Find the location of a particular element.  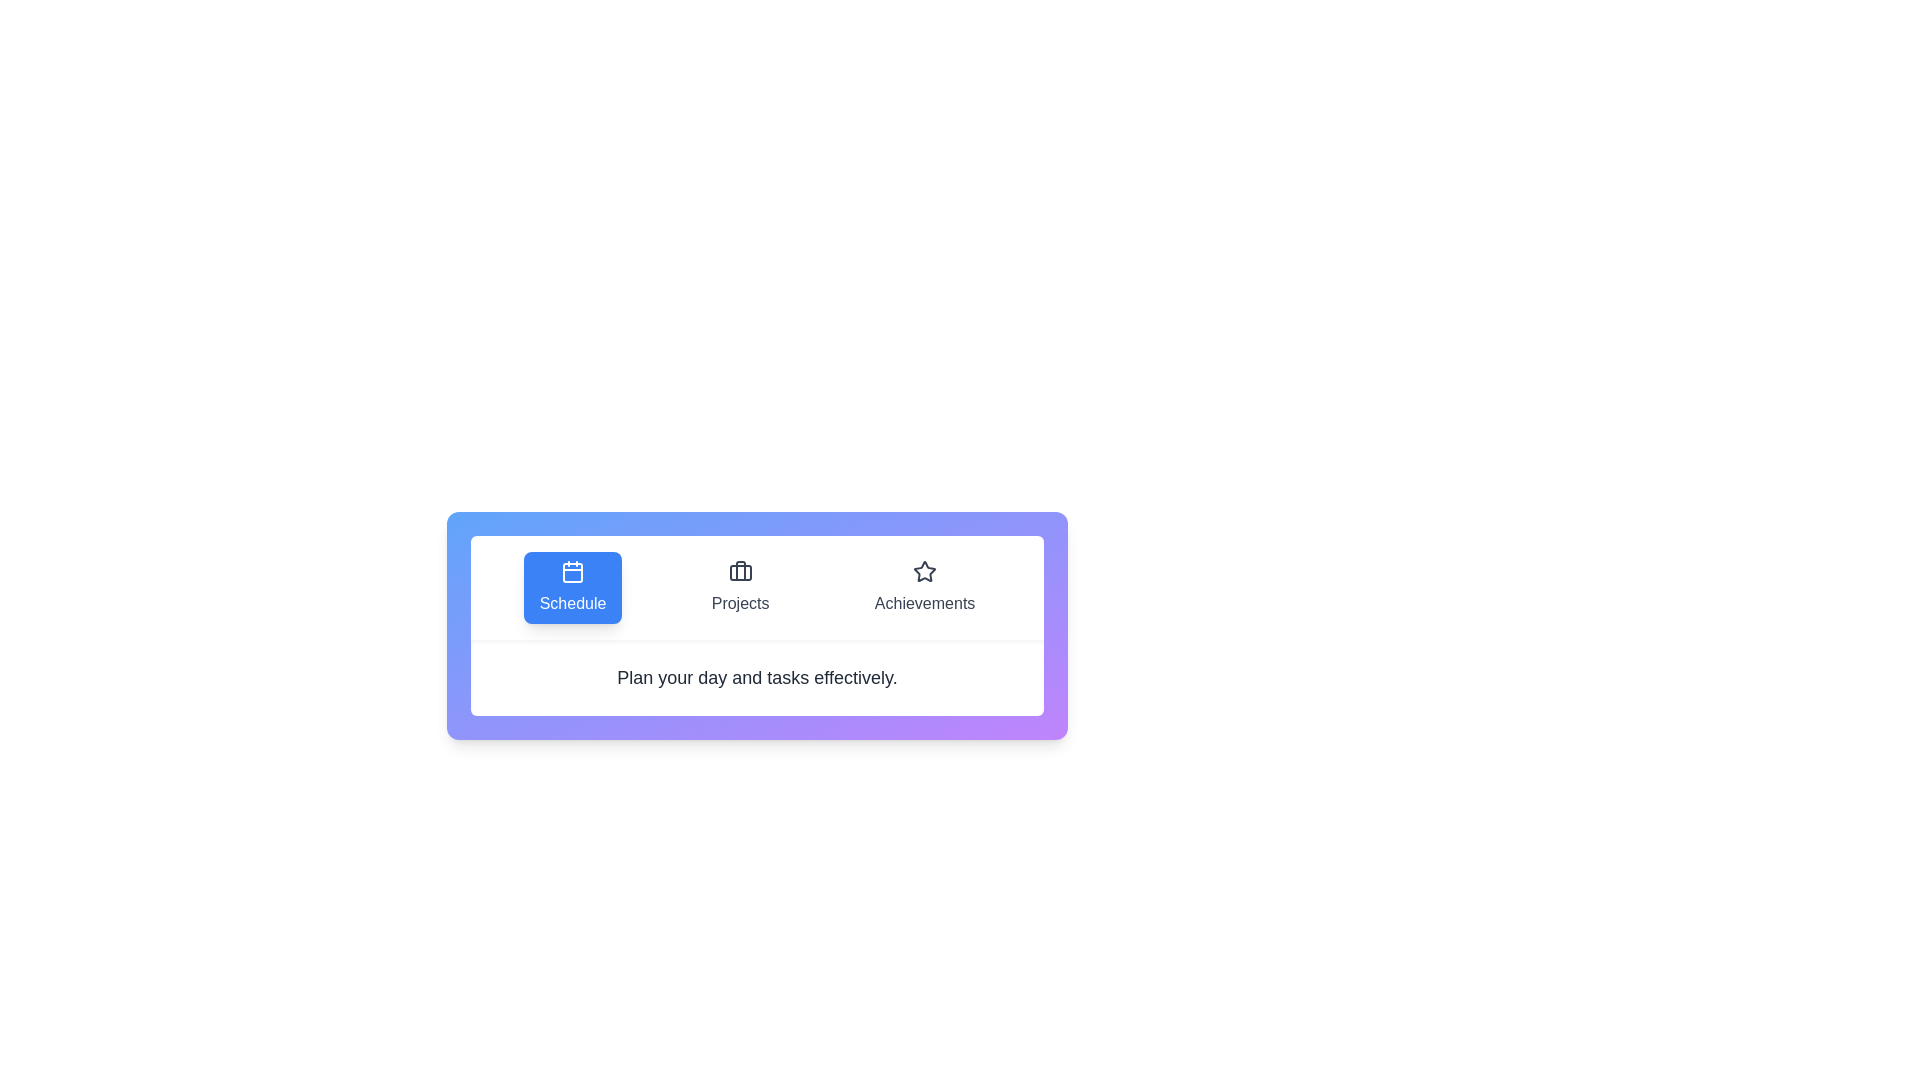

the tab labeled Achievements is located at coordinates (924, 586).